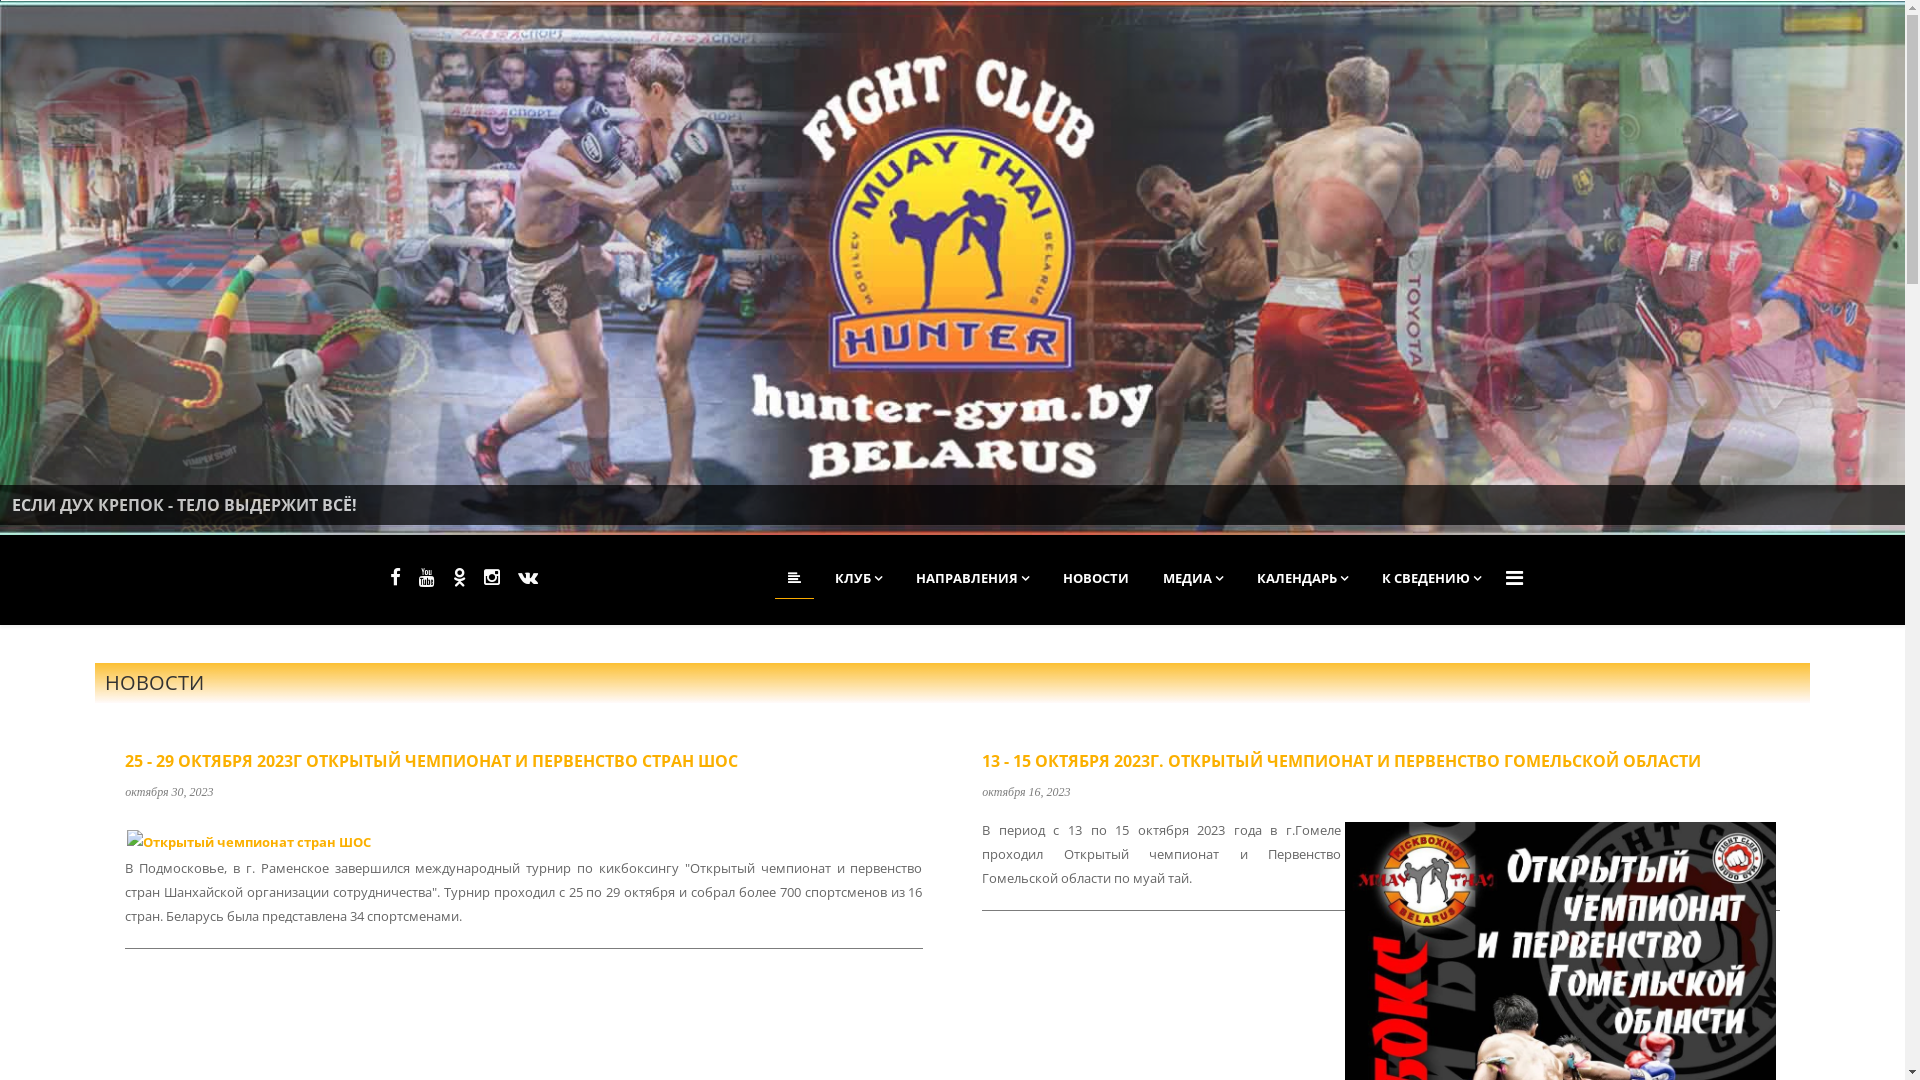  I want to click on 'Menu', so click(1506, 578).